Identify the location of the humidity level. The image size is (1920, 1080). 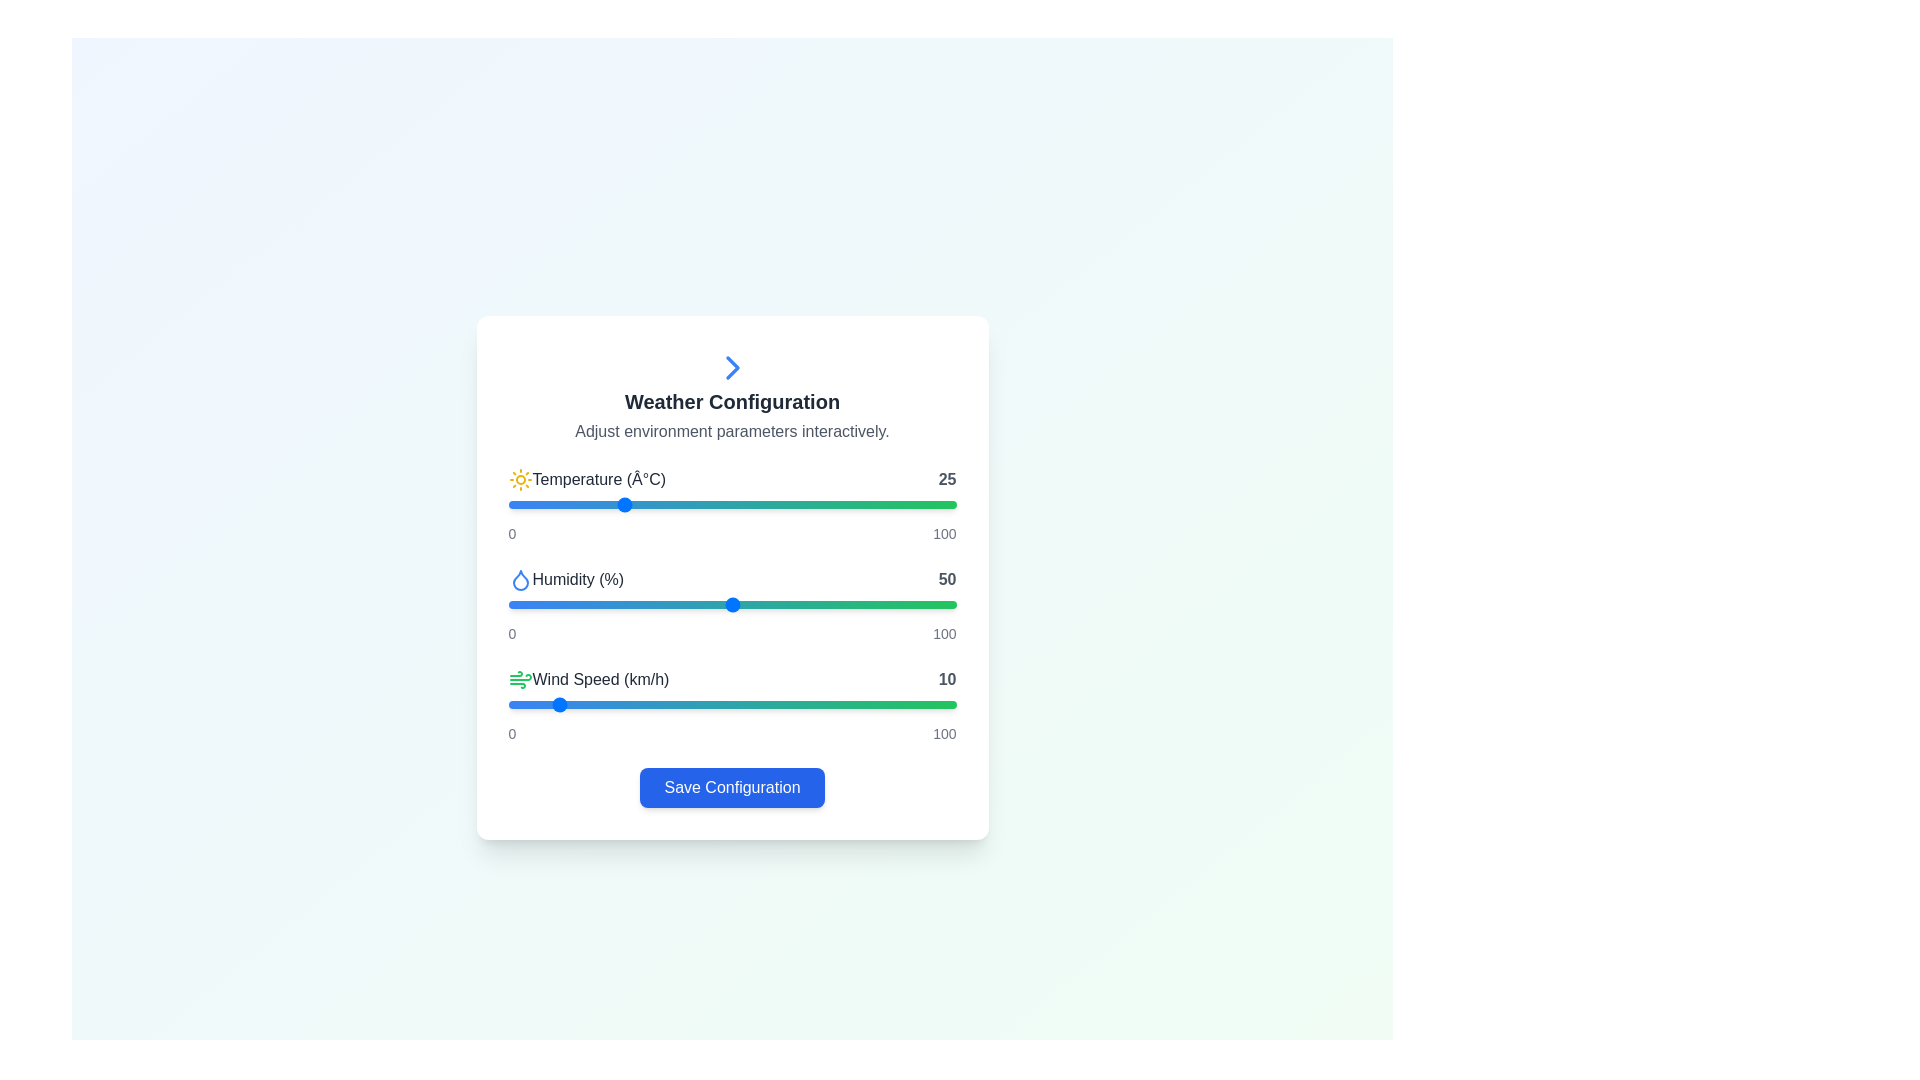
(826, 604).